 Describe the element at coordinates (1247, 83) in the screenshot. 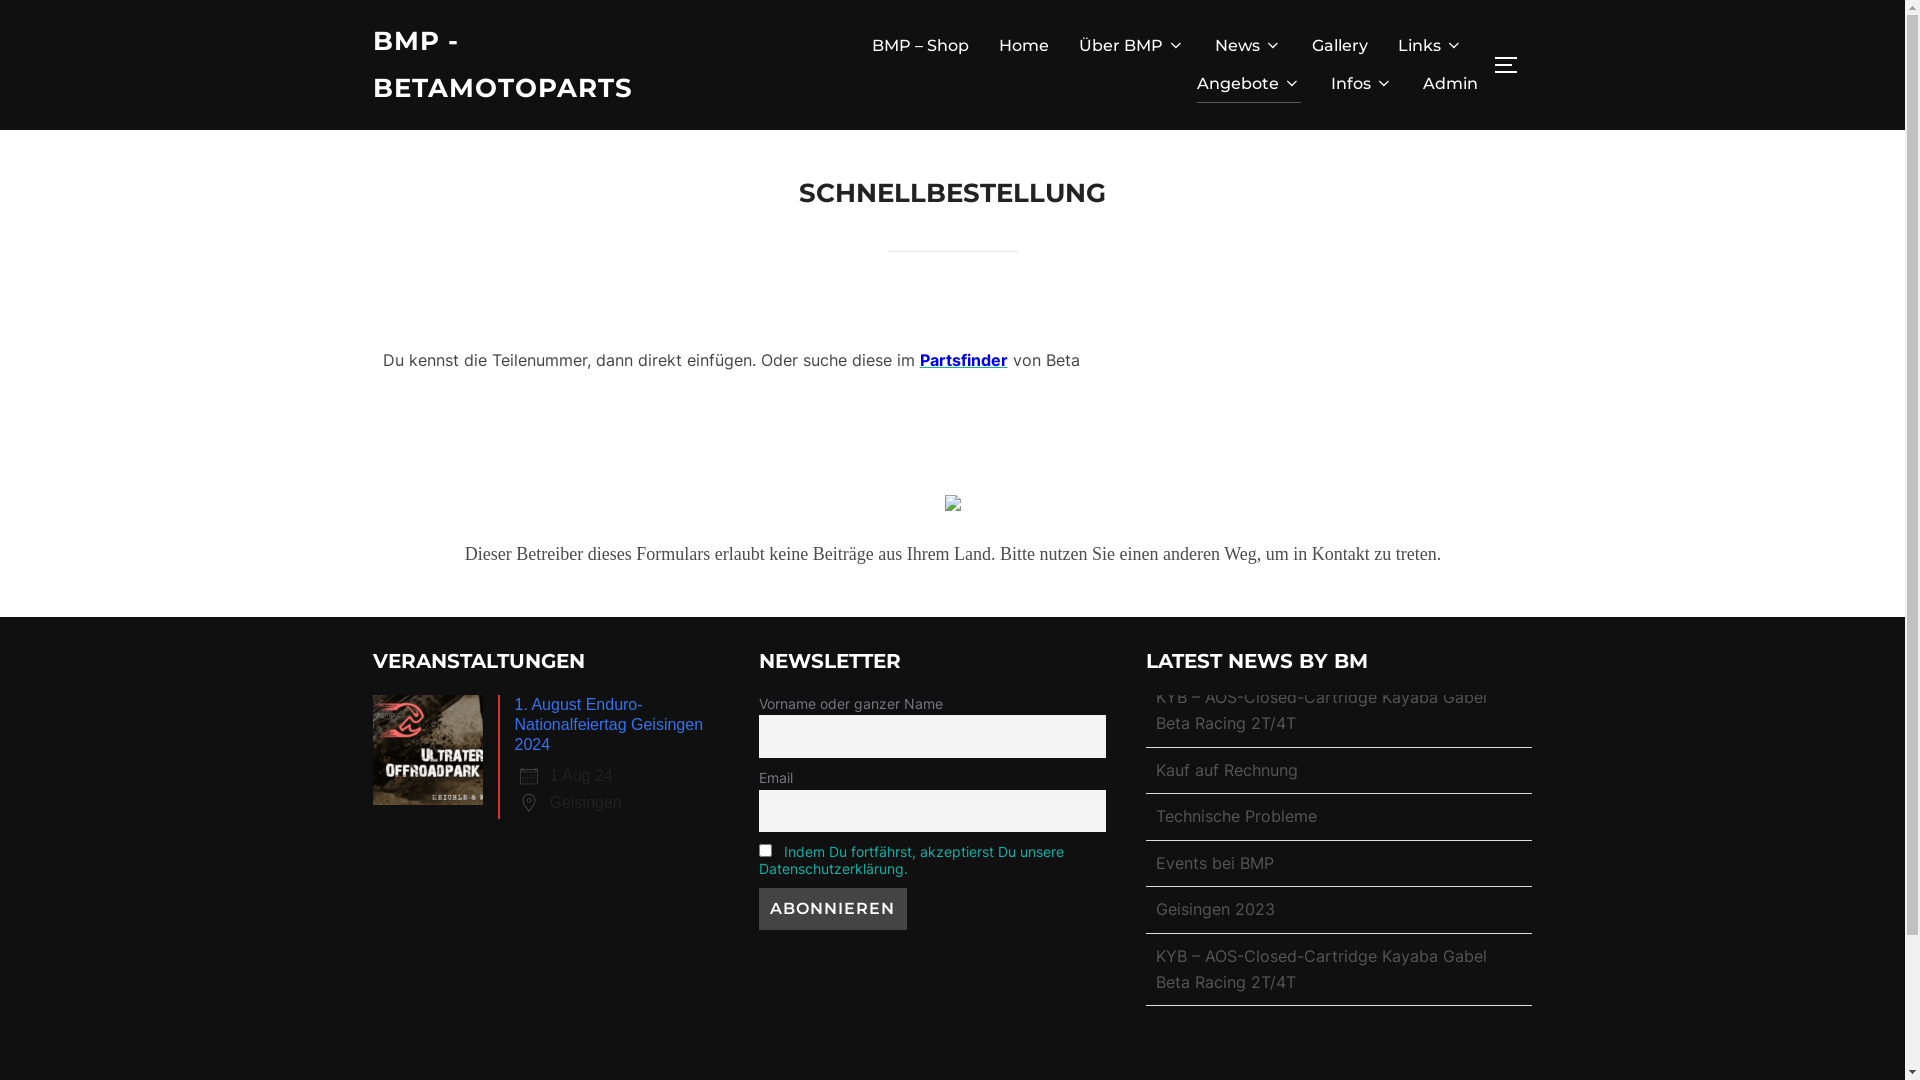

I see `'Angebote'` at that location.